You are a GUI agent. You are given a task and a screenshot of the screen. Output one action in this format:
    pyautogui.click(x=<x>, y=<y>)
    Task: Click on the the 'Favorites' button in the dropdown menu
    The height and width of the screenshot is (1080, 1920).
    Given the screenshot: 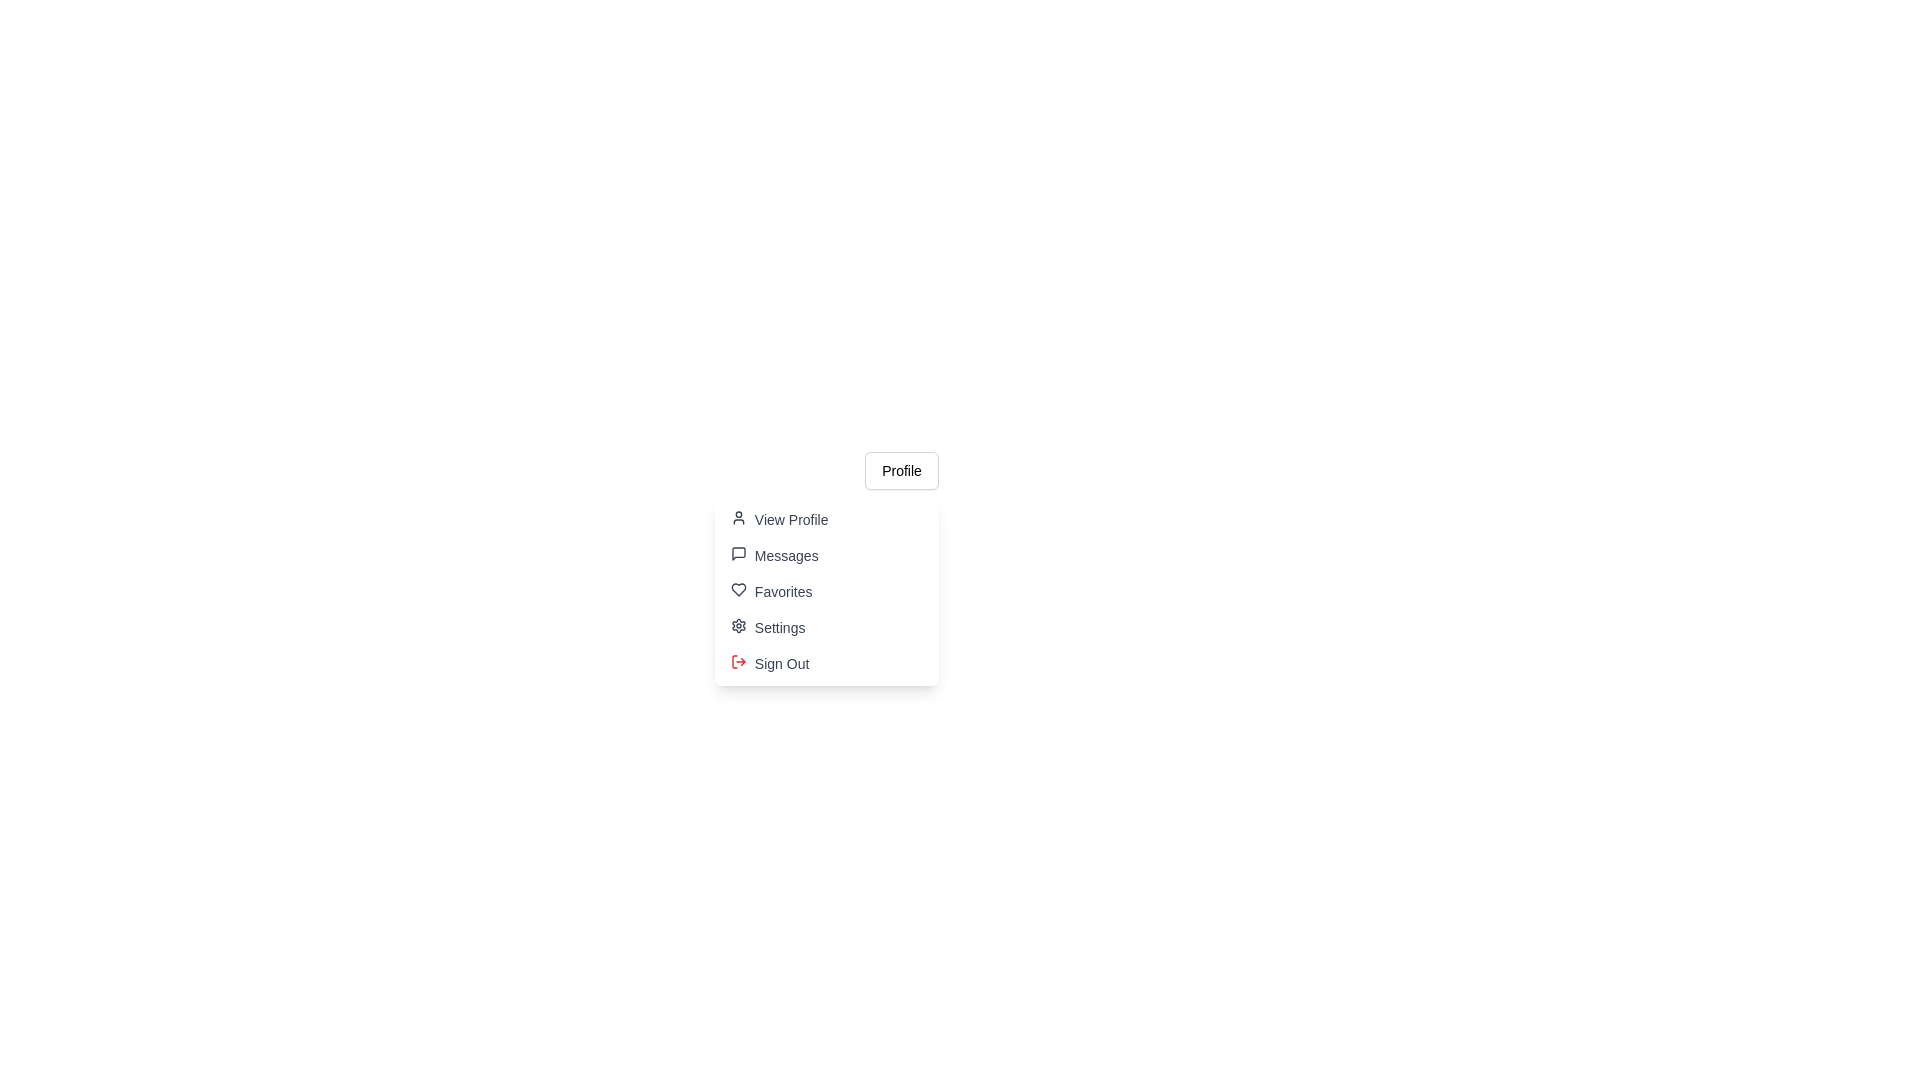 What is the action you would take?
    pyautogui.click(x=825, y=590)
    